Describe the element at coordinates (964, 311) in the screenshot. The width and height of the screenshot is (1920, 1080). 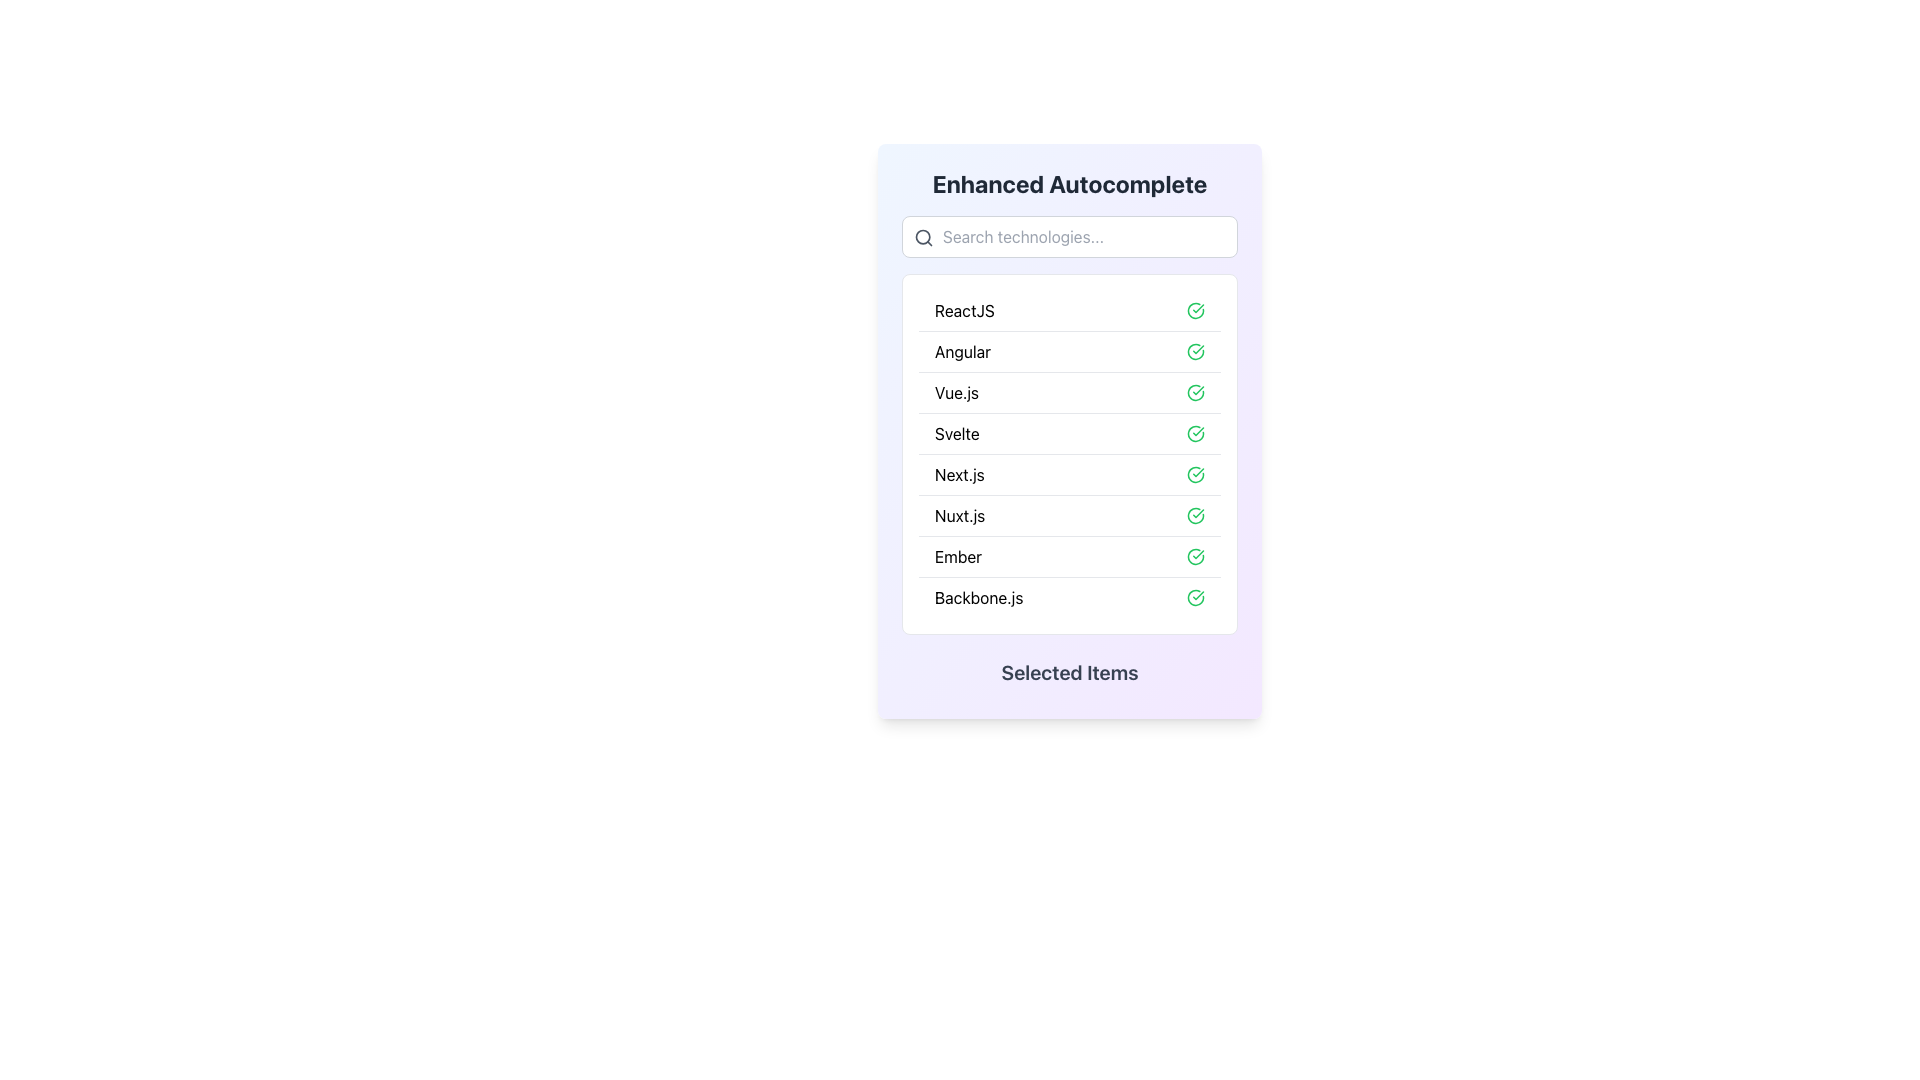
I see `the 'ReactJS' selectable list item label` at that location.